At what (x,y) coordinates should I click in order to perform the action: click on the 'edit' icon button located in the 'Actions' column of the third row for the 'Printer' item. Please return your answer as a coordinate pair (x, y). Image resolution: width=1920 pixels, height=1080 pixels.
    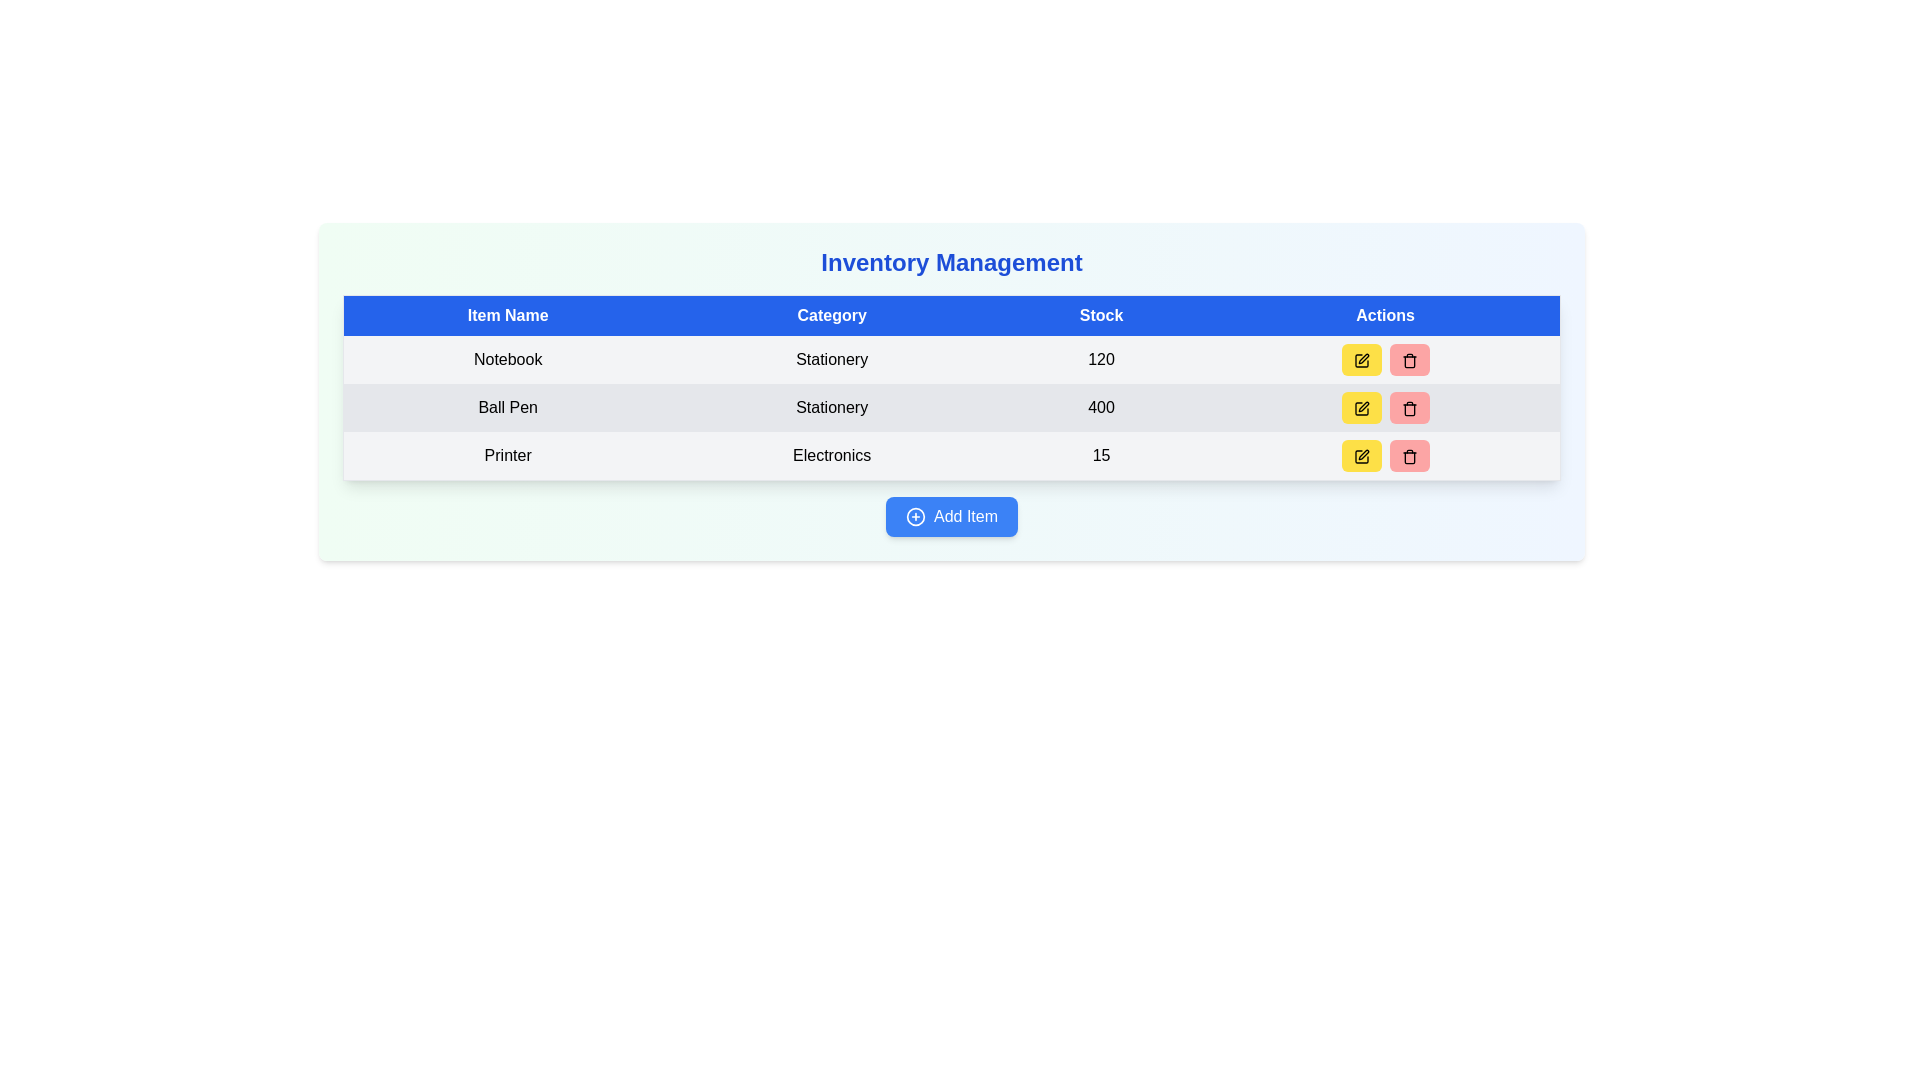
    Looking at the image, I should click on (1360, 456).